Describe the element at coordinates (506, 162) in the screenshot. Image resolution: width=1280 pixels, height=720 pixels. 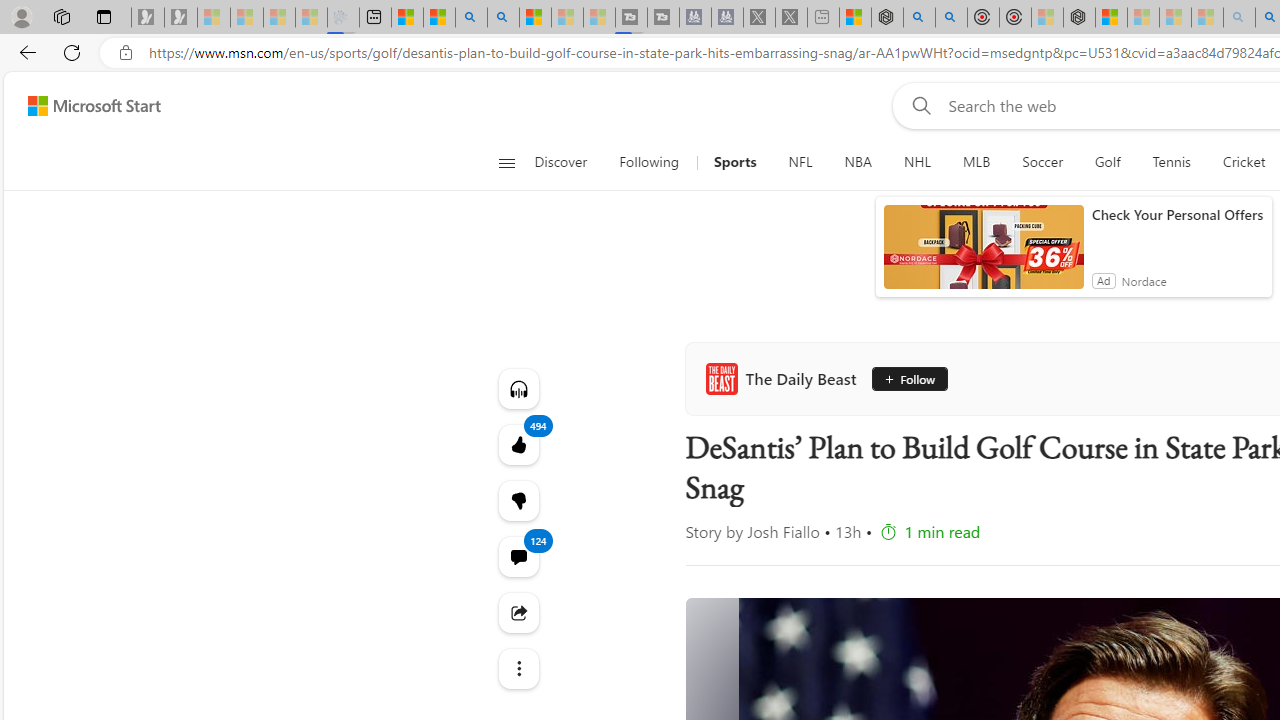
I see `'Open navigation menu'` at that location.